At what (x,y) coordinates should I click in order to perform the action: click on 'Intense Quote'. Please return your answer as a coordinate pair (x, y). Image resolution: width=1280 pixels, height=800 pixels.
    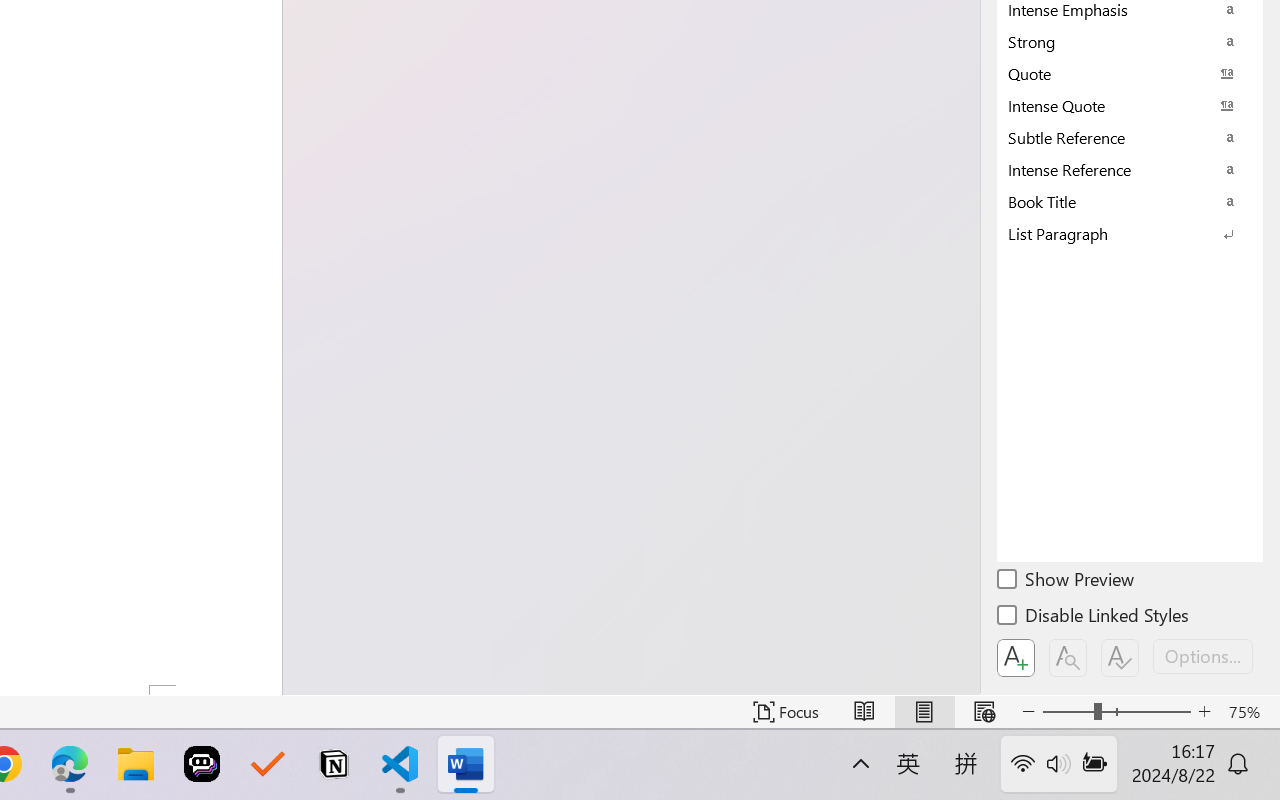
    Looking at the image, I should click on (1130, 104).